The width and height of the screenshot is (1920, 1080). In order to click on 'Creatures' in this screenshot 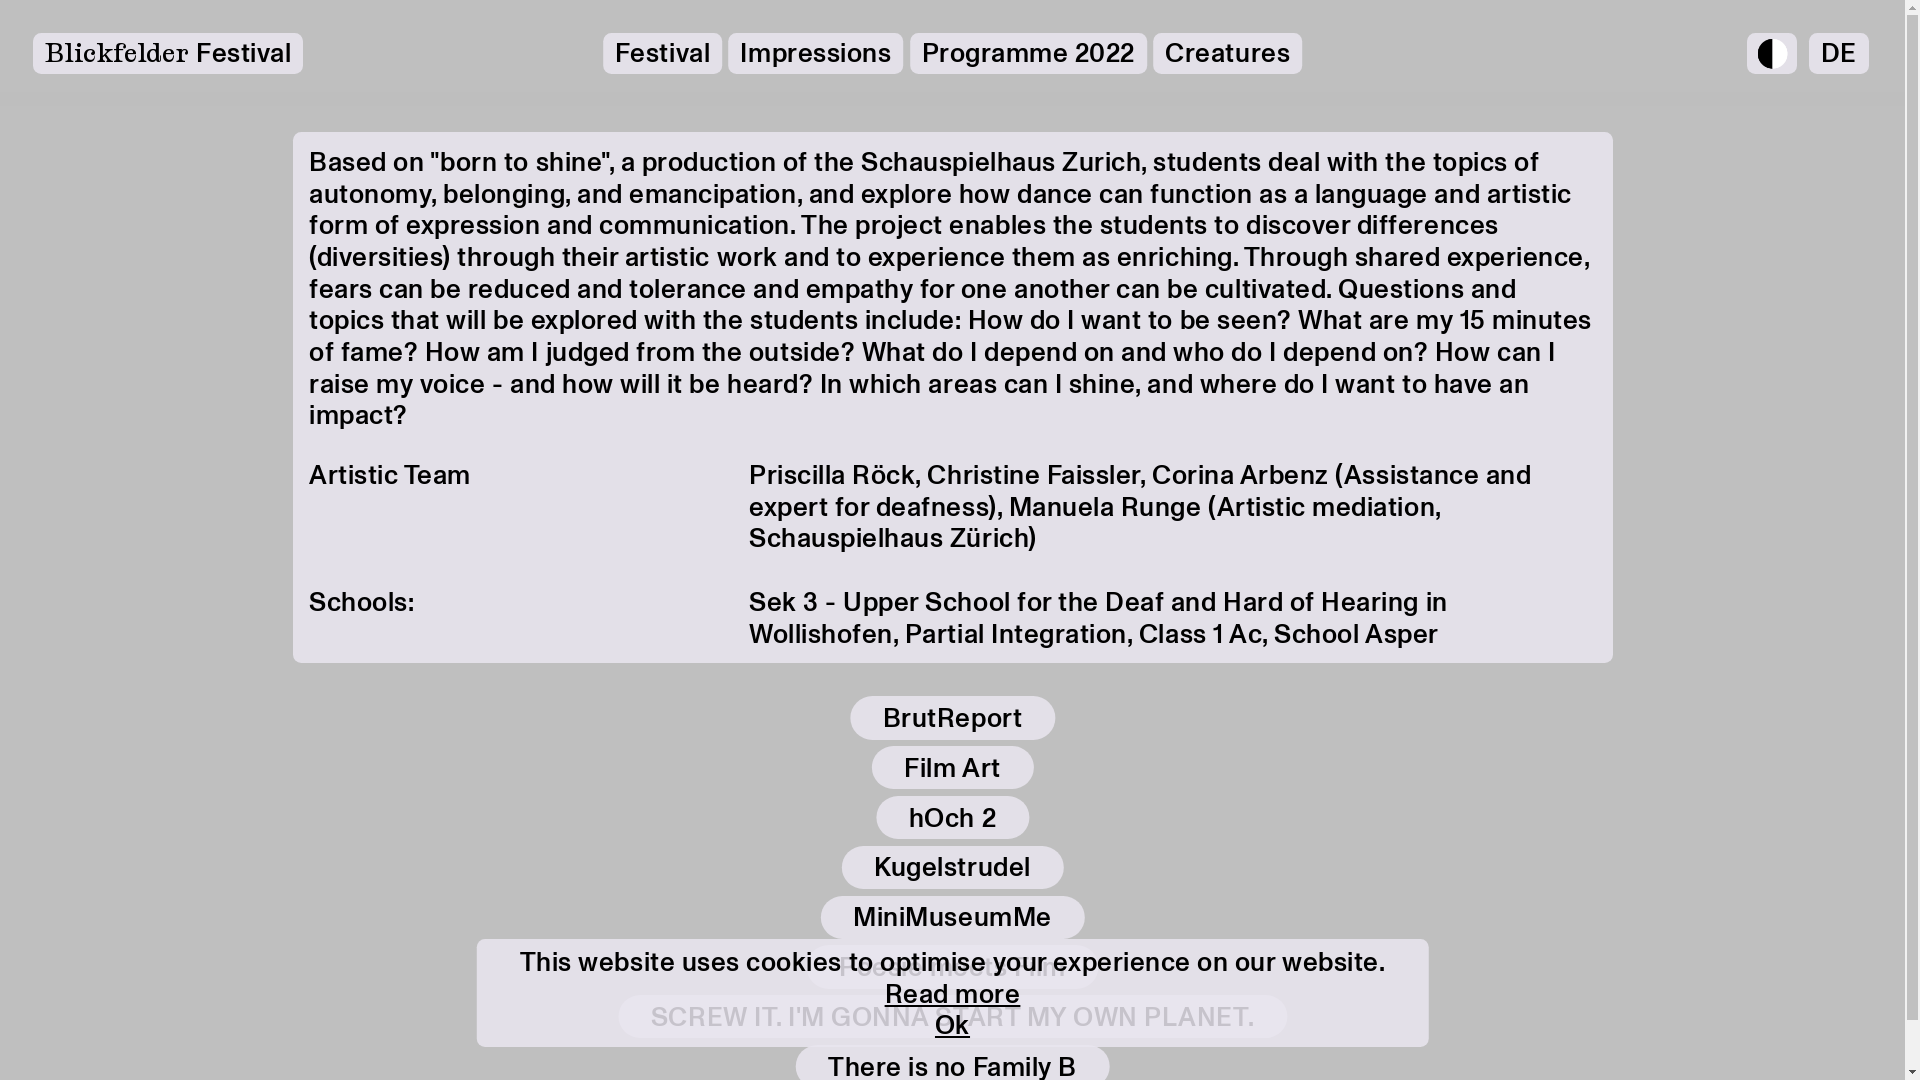, I will do `click(1226, 52)`.